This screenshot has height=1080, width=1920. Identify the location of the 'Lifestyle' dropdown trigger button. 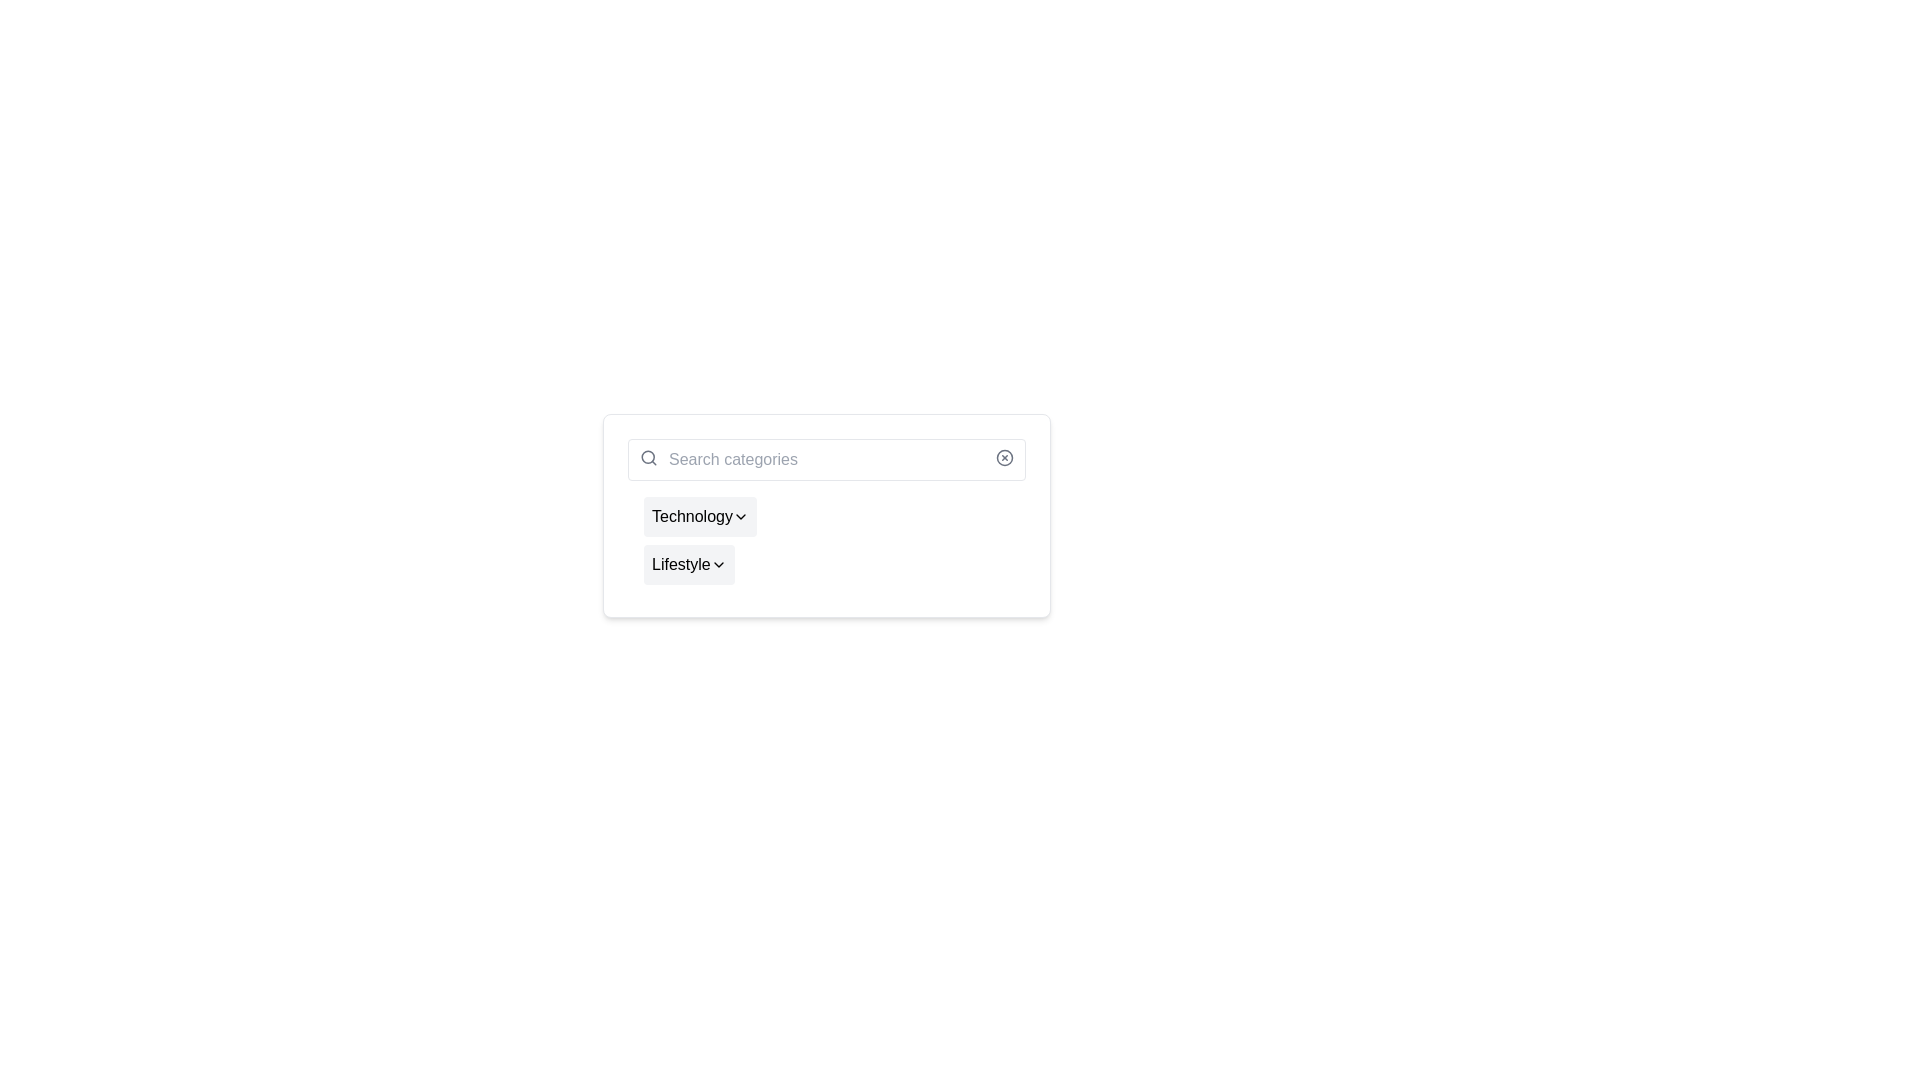
(689, 564).